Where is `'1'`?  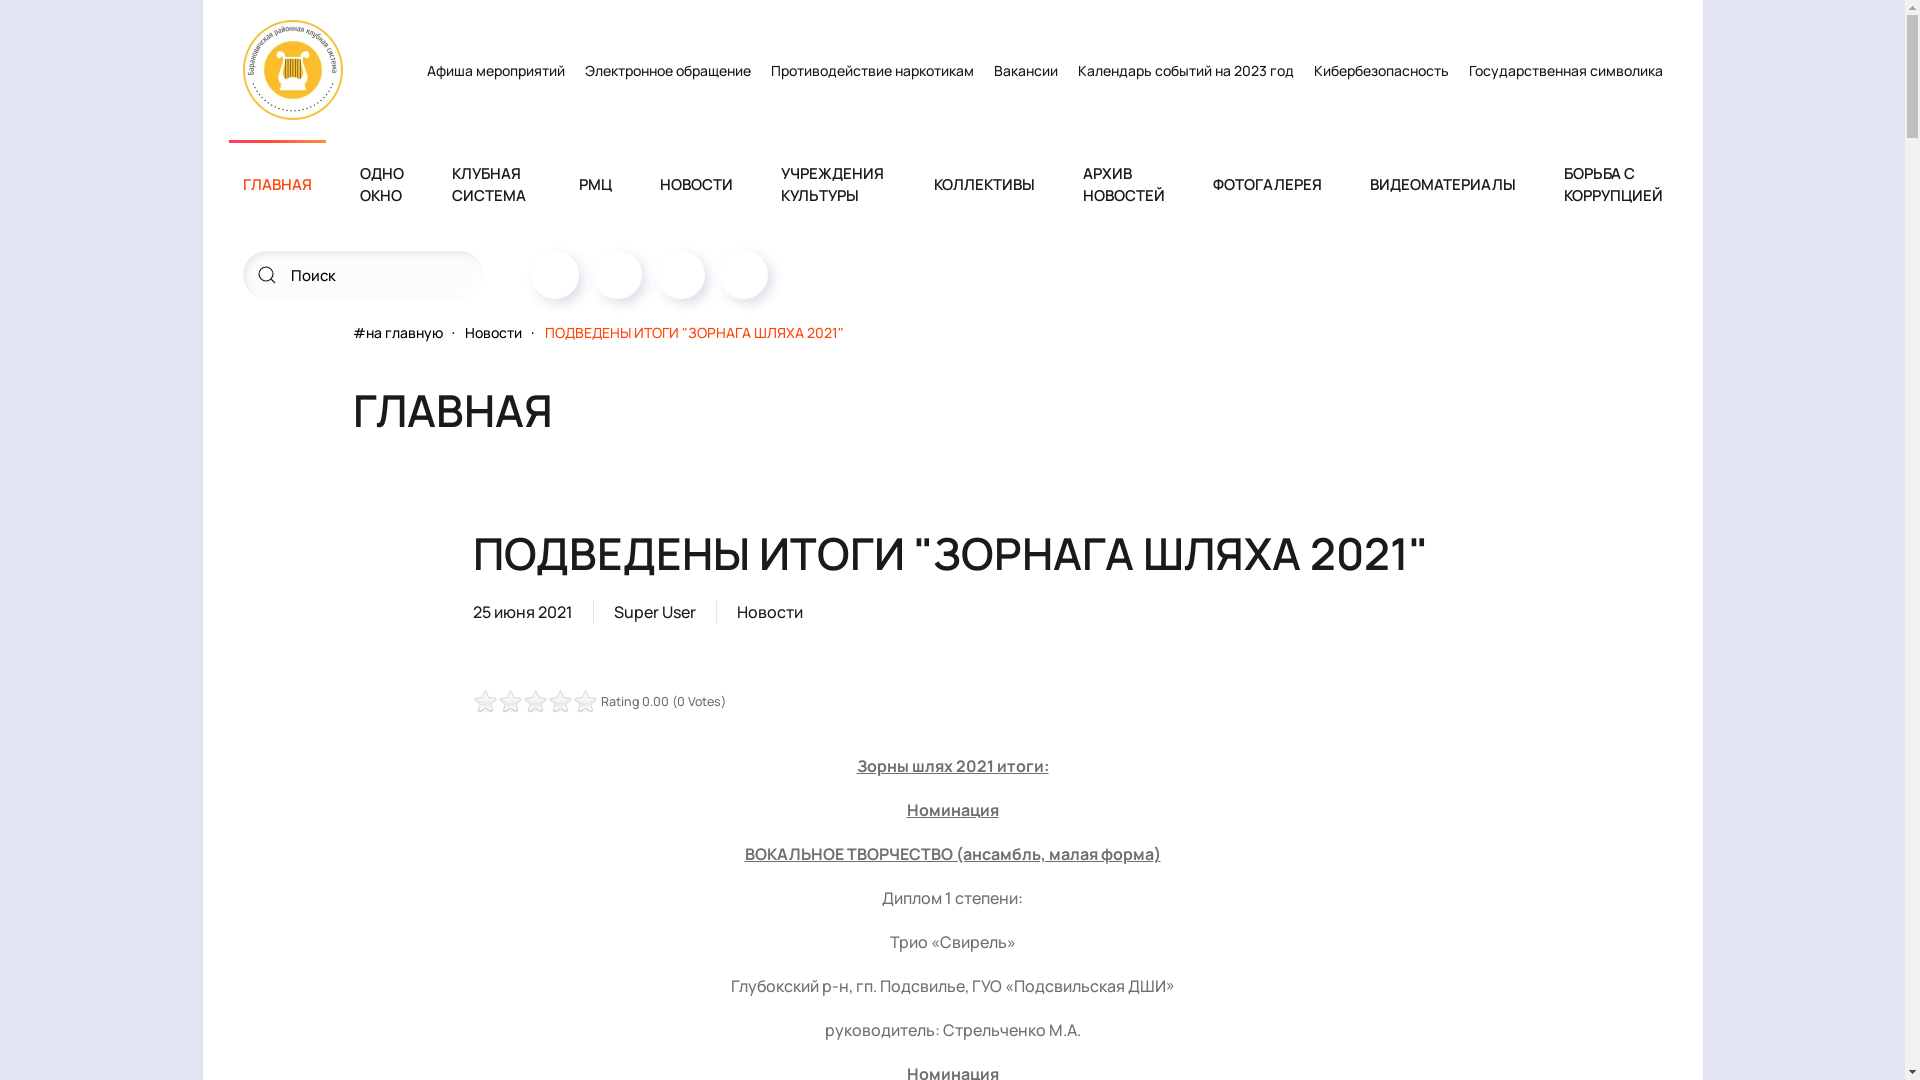
'1' is located at coordinates (490, 700).